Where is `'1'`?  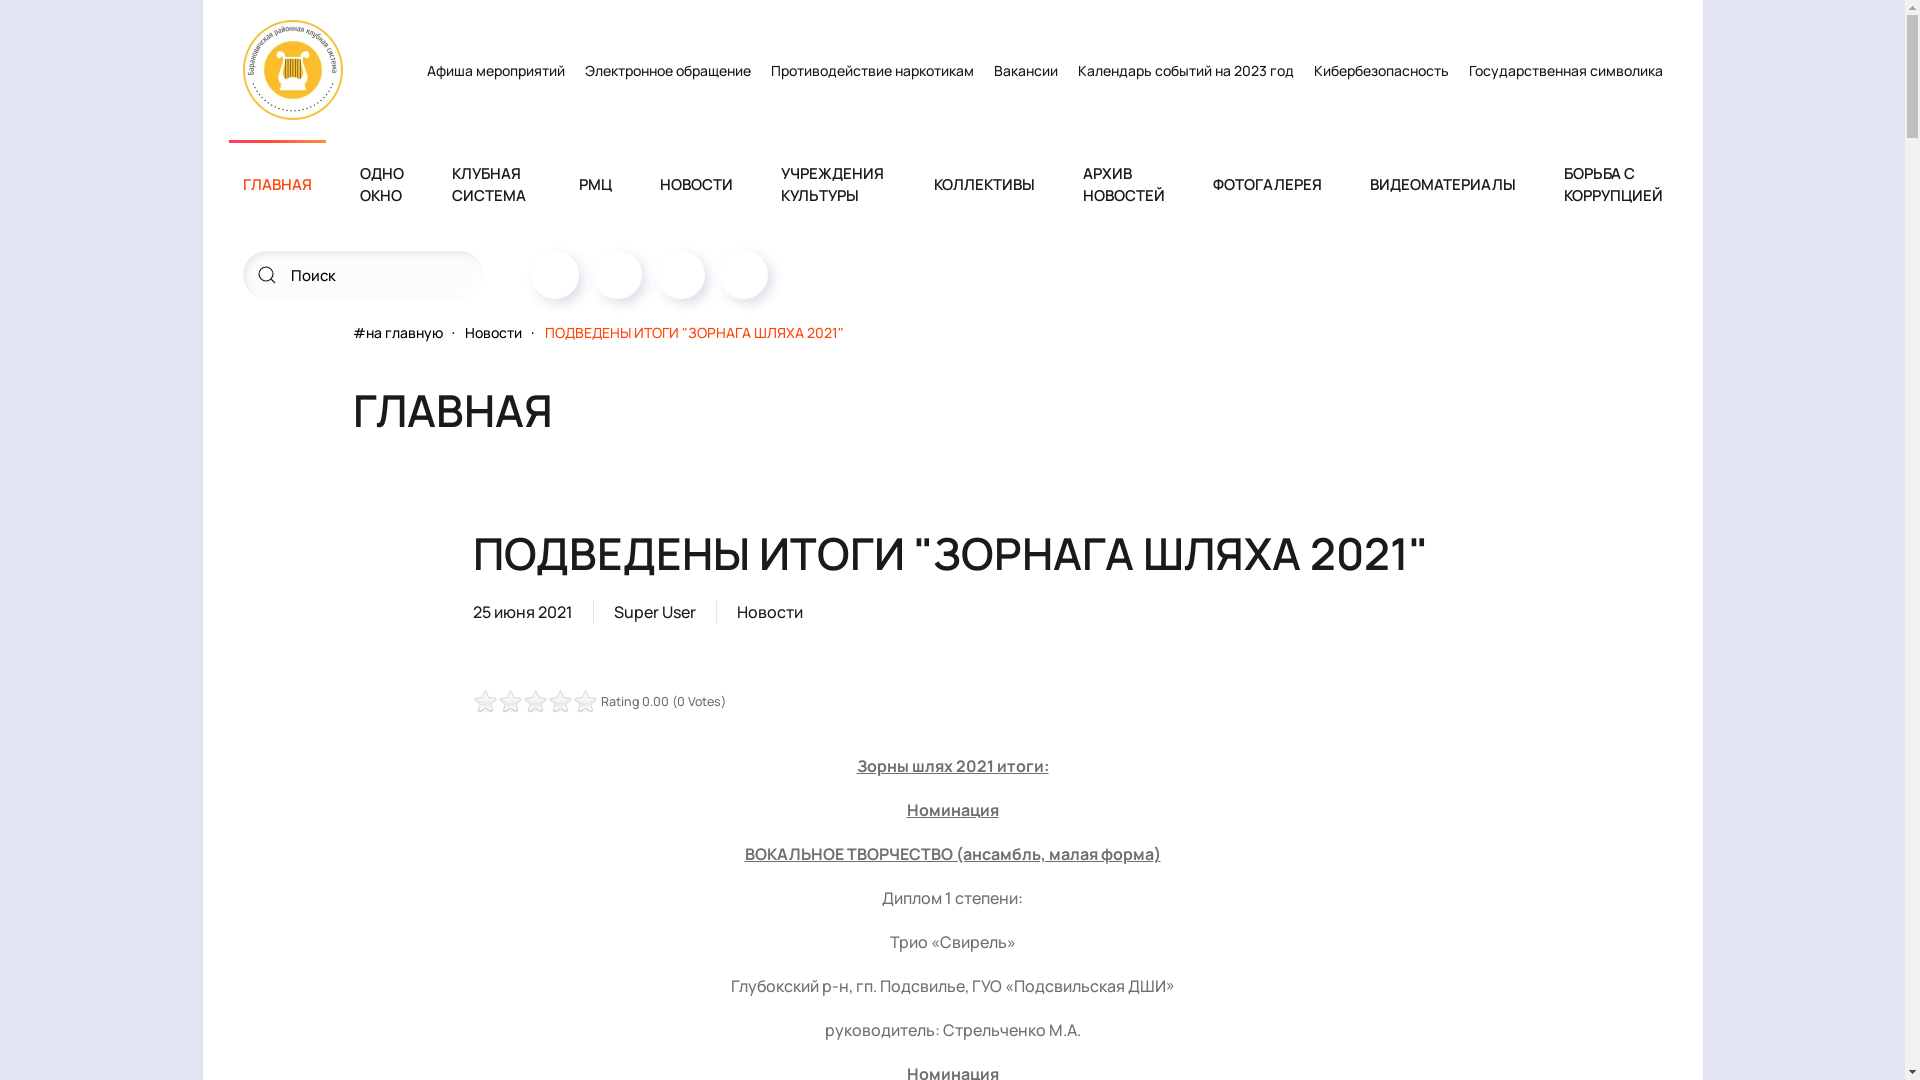
'1' is located at coordinates (490, 700).